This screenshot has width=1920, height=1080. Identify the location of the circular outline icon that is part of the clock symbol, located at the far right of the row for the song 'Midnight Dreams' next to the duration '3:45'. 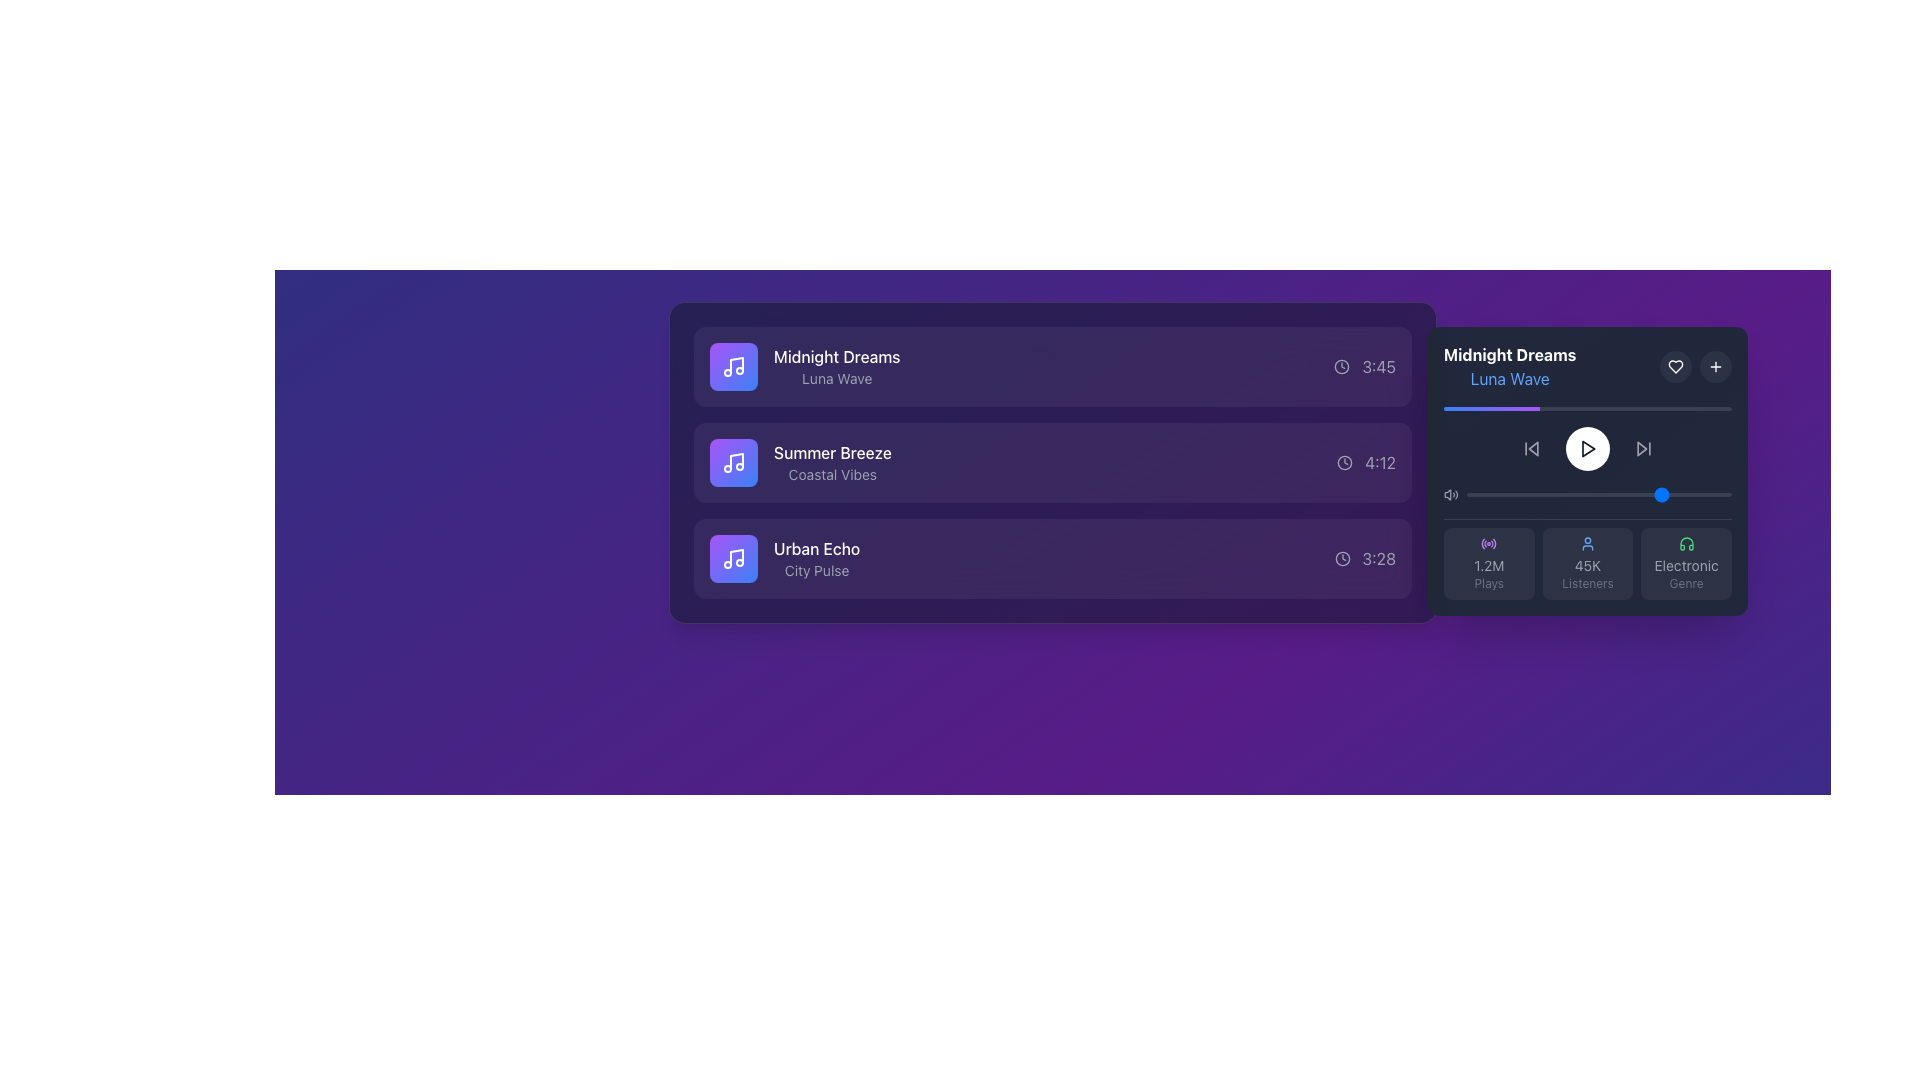
(1342, 366).